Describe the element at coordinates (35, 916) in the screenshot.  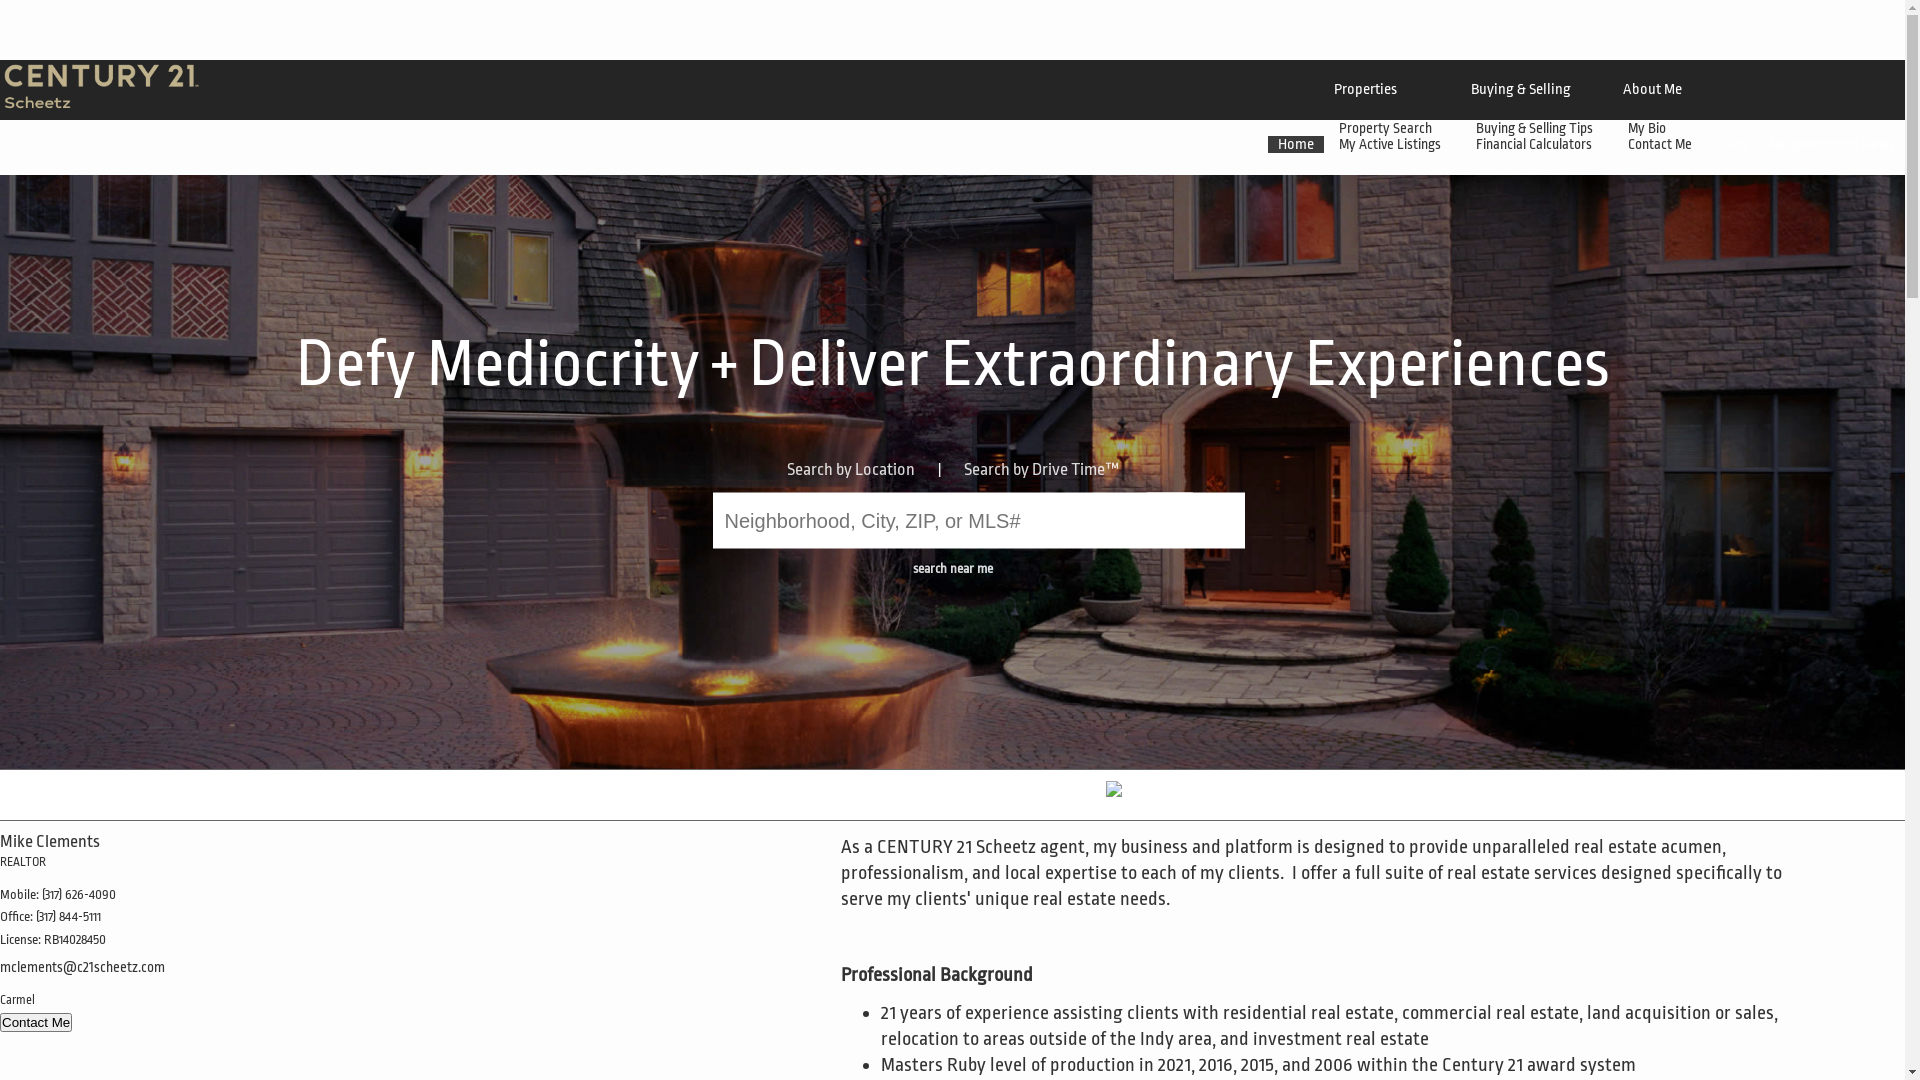
I see `'(317) 844-5111'` at that location.